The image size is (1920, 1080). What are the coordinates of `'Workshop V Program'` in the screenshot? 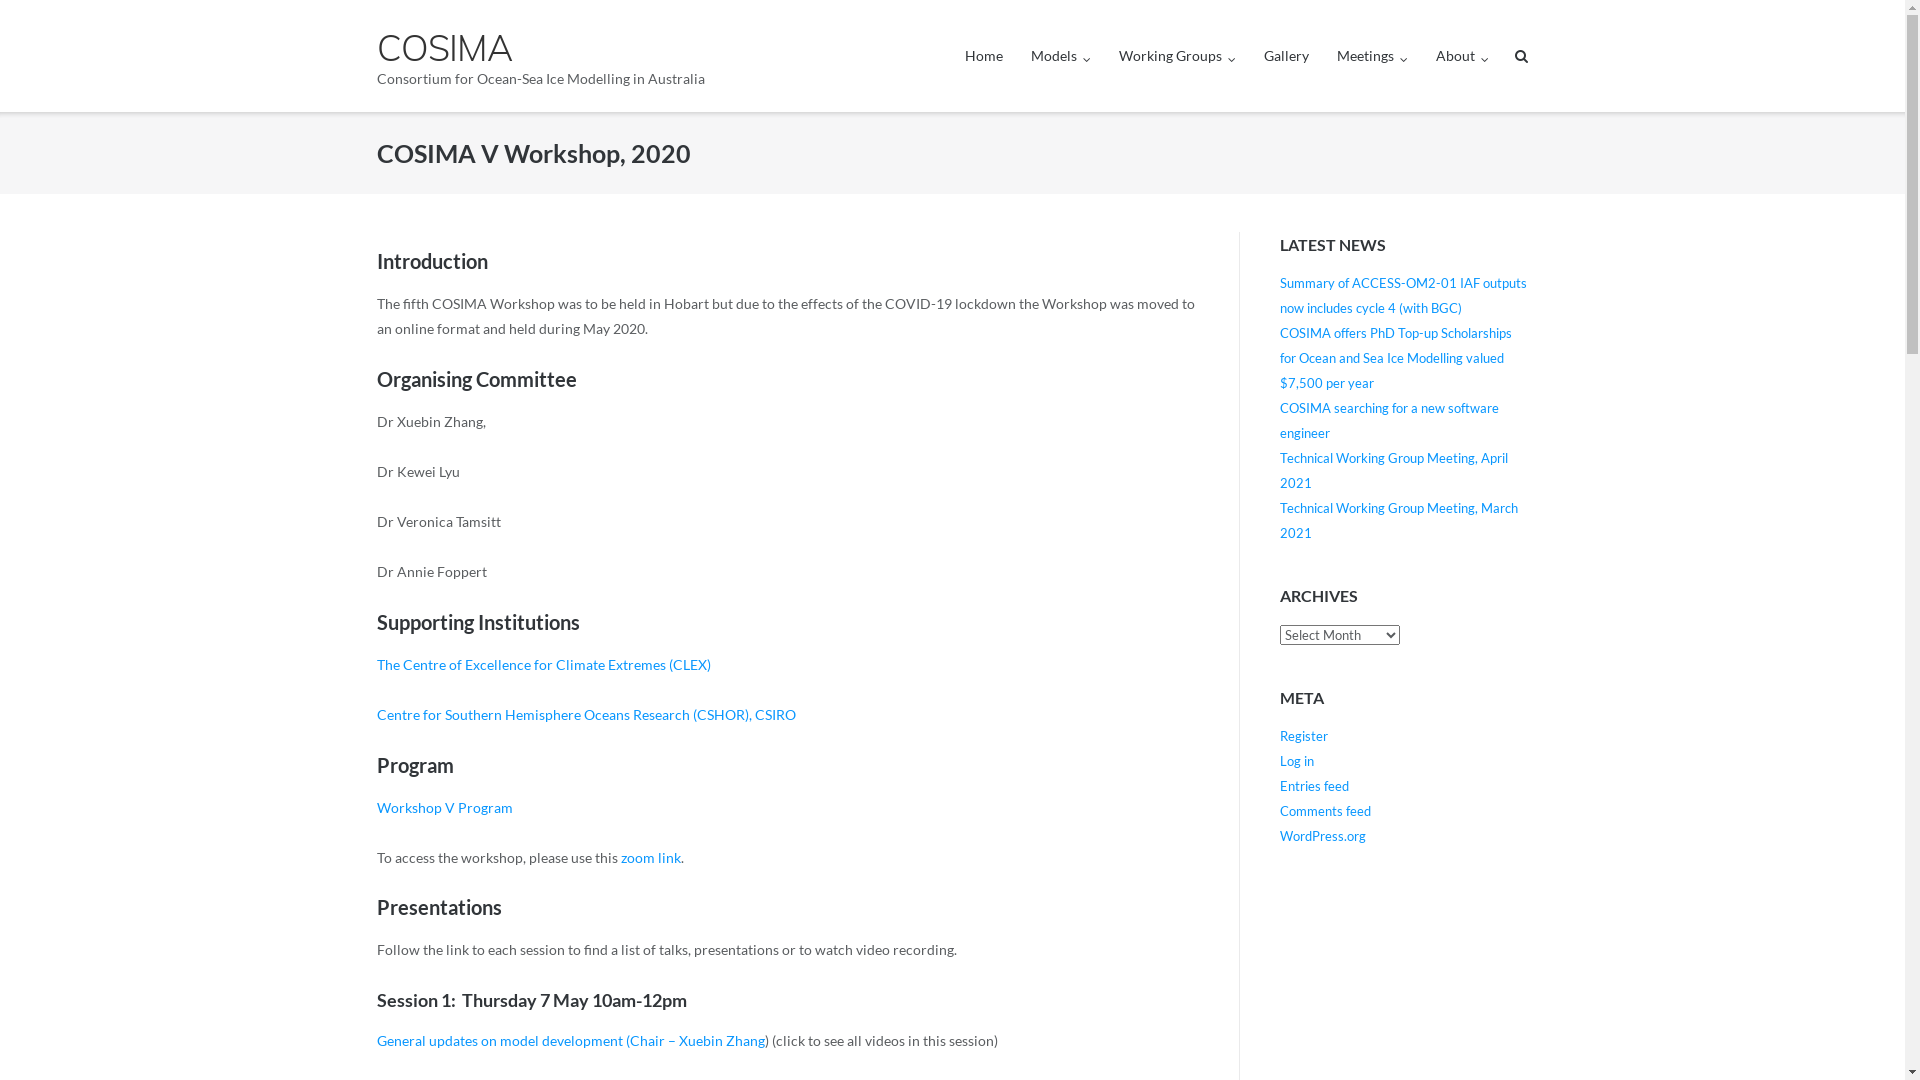 It's located at (377, 806).